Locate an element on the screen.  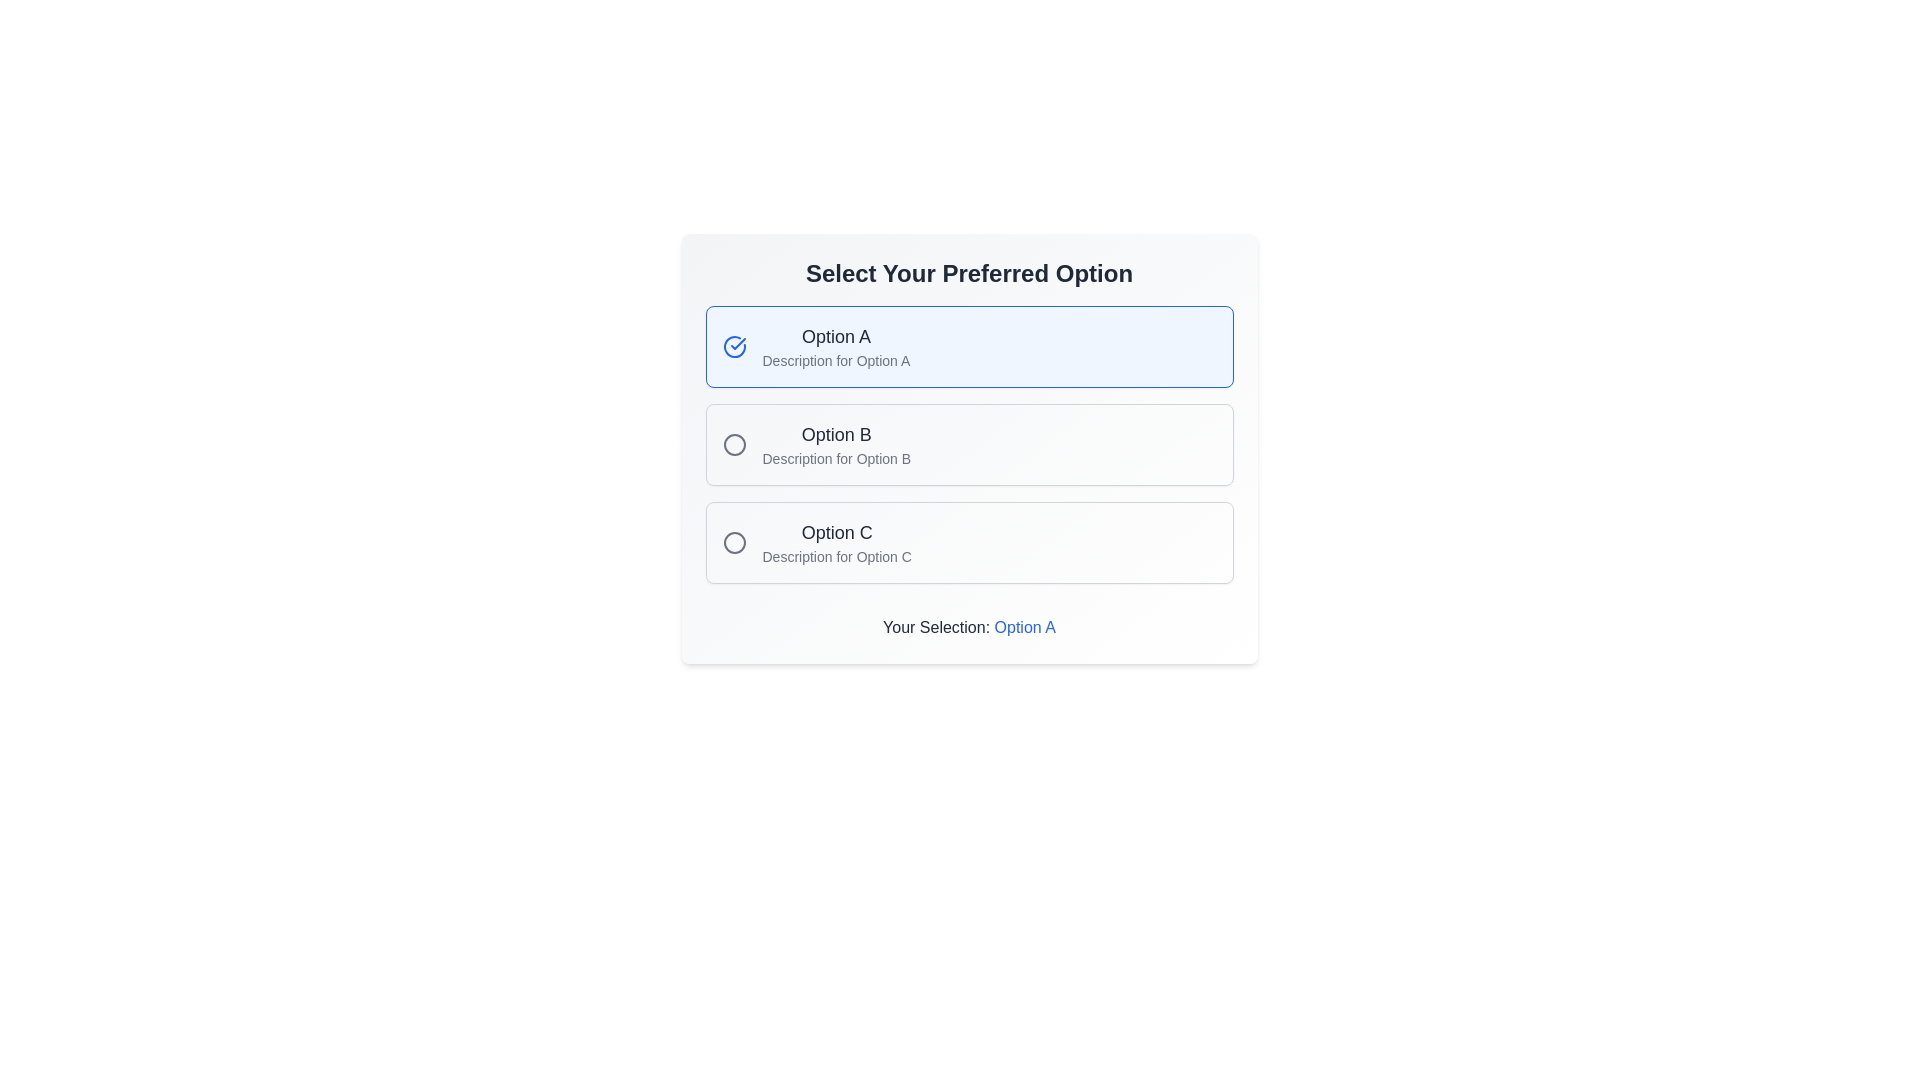
the text label 'Option A' which is displayed in a medium-sized, bold gray font within a blue bordered selection box, positioned above its description is located at coordinates (836, 335).